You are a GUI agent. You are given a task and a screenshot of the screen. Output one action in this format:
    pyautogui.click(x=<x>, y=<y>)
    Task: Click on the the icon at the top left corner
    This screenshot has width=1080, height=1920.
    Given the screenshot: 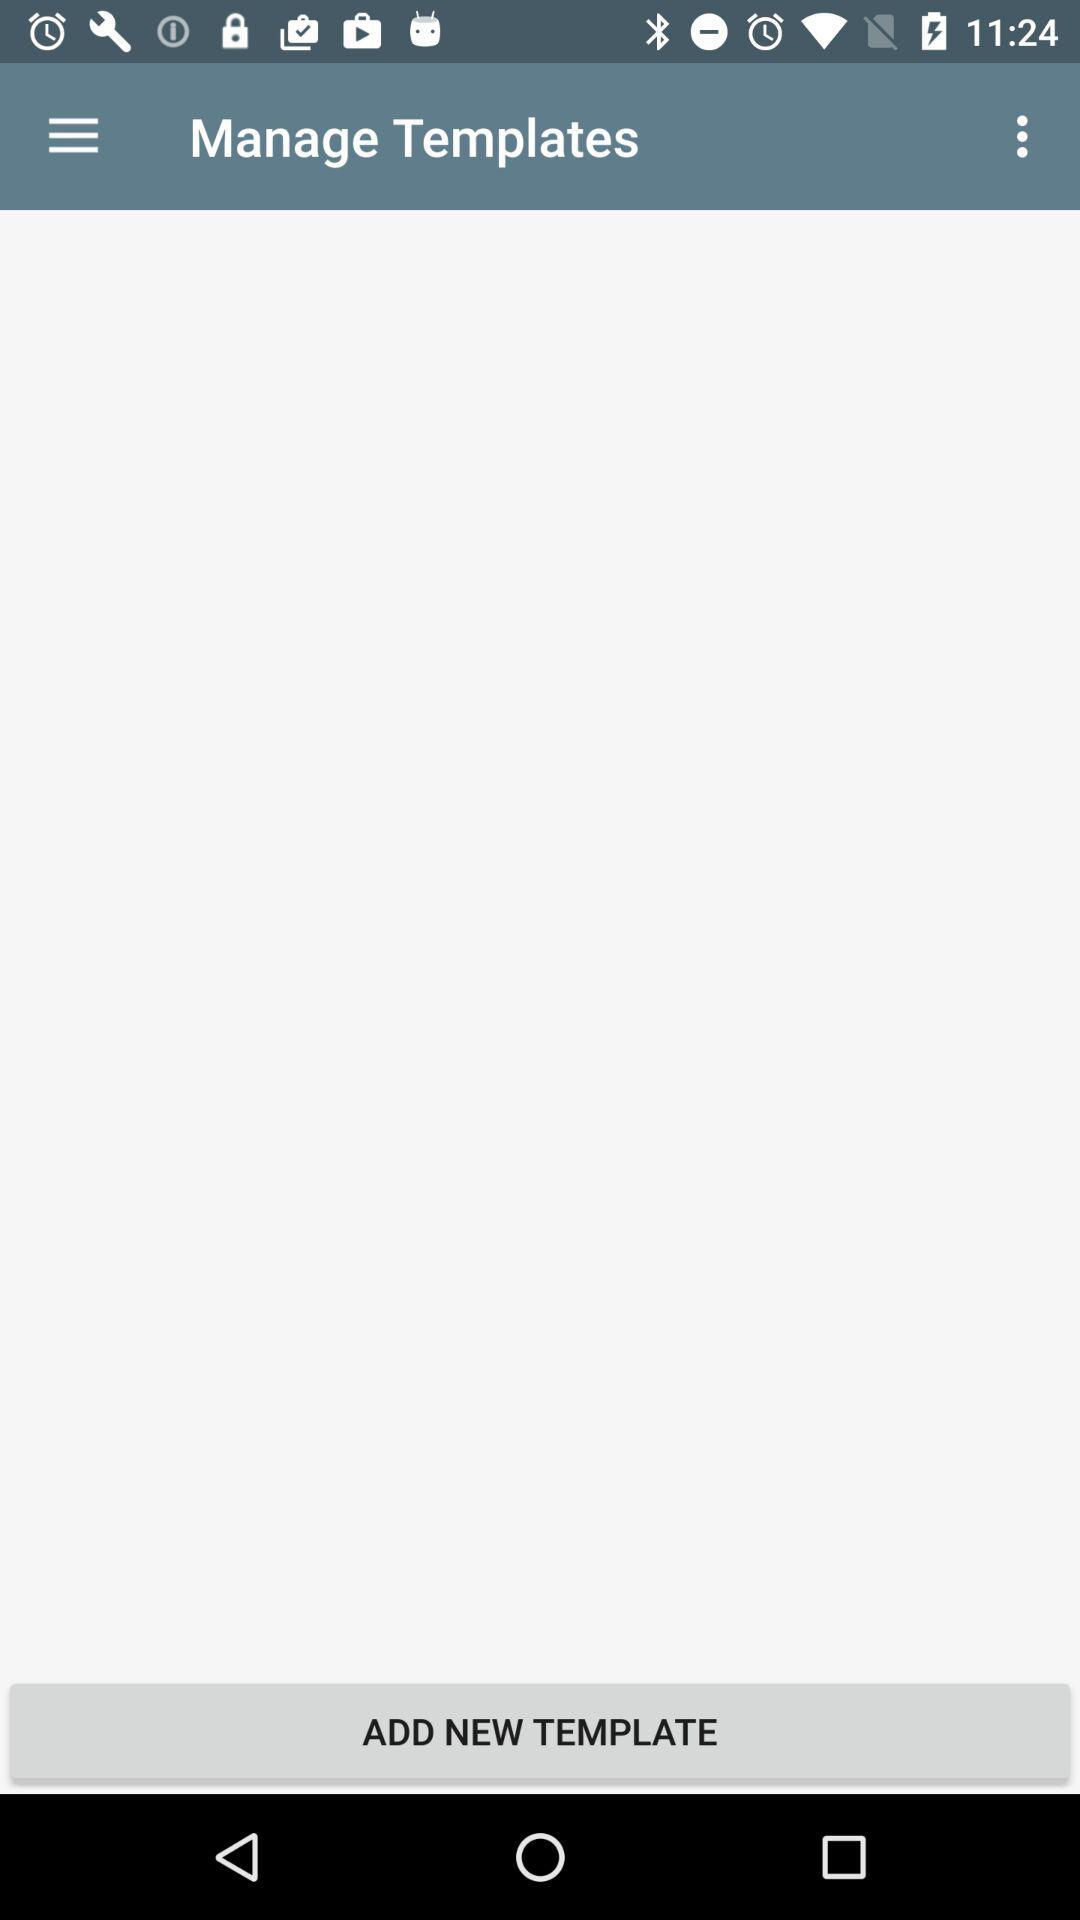 What is the action you would take?
    pyautogui.click(x=72, y=135)
    